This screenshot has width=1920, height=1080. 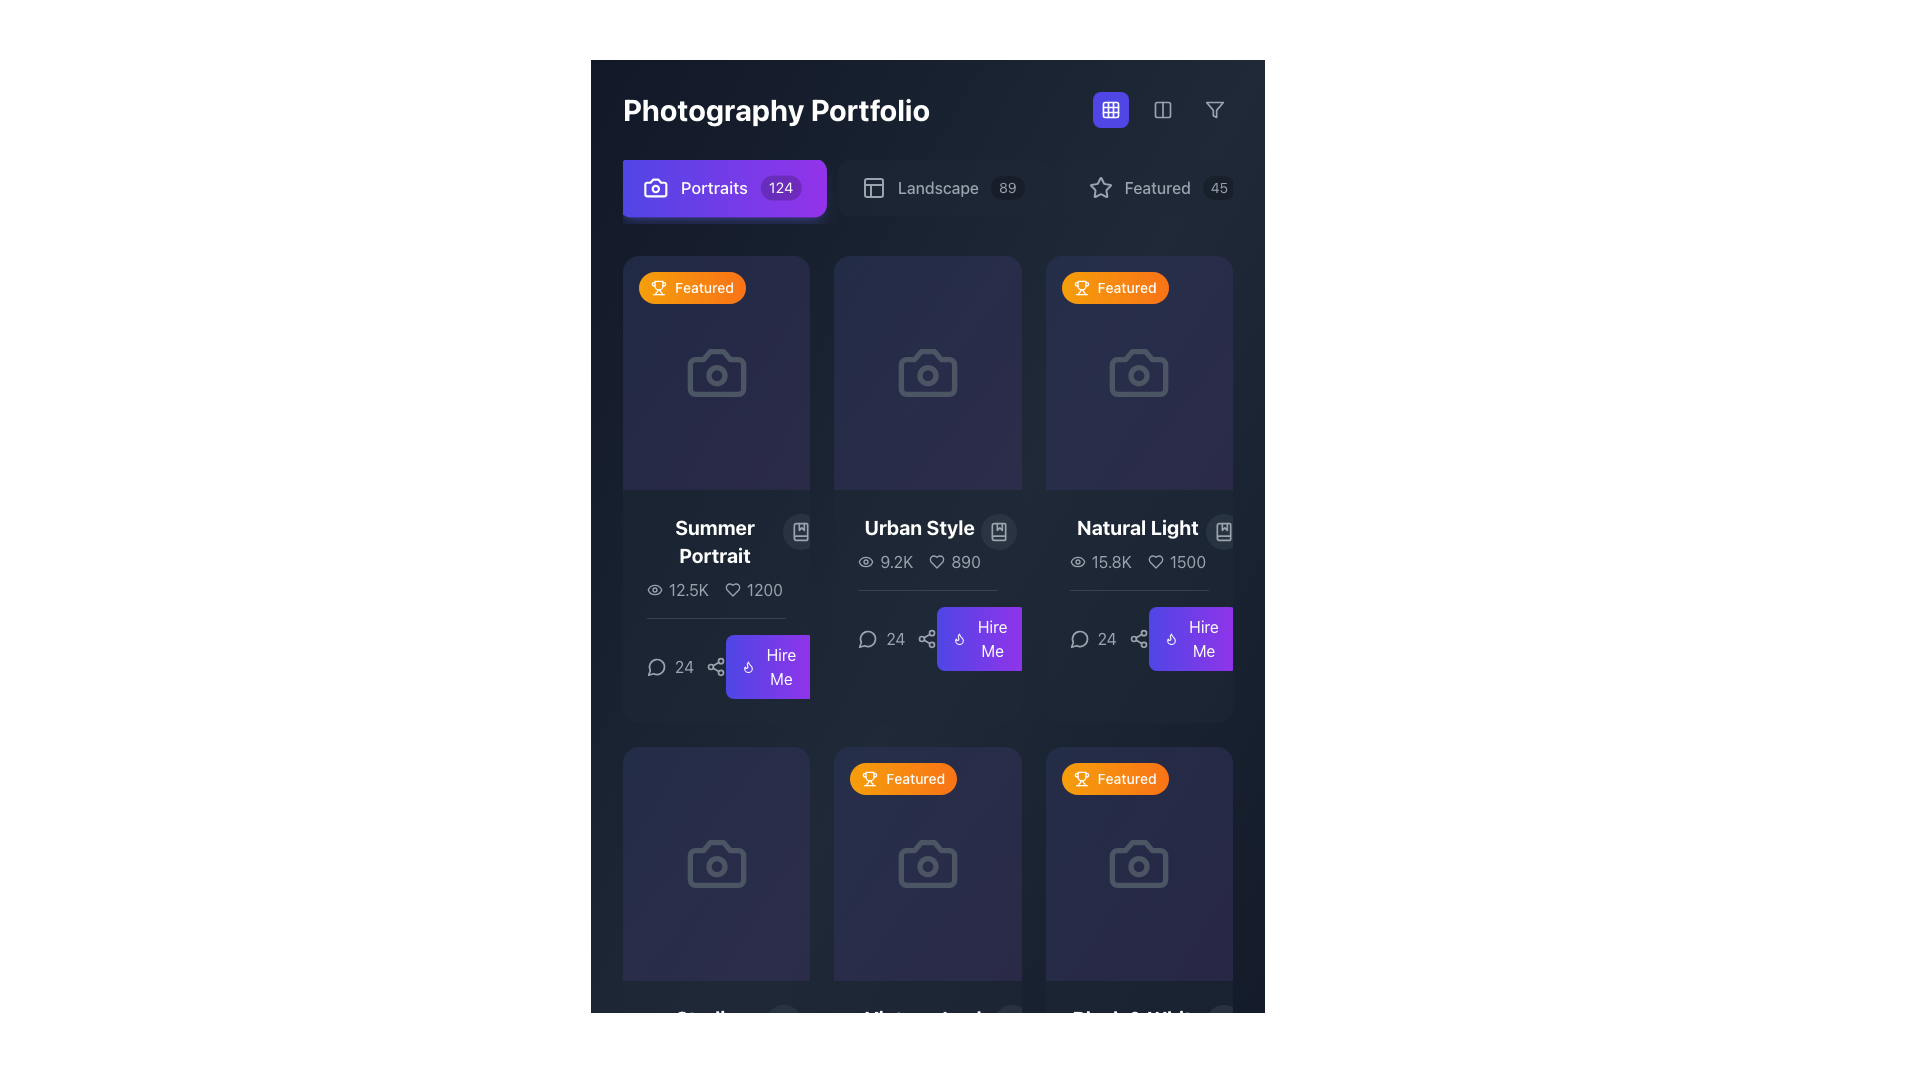 What do you see at coordinates (926, 865) in the screenshot?
I see `the small circular graphical component at the center of the camera icon in the second row and third column of the grid layout under the 'Photography Portfolio' section` at bounding box center [926, 865].